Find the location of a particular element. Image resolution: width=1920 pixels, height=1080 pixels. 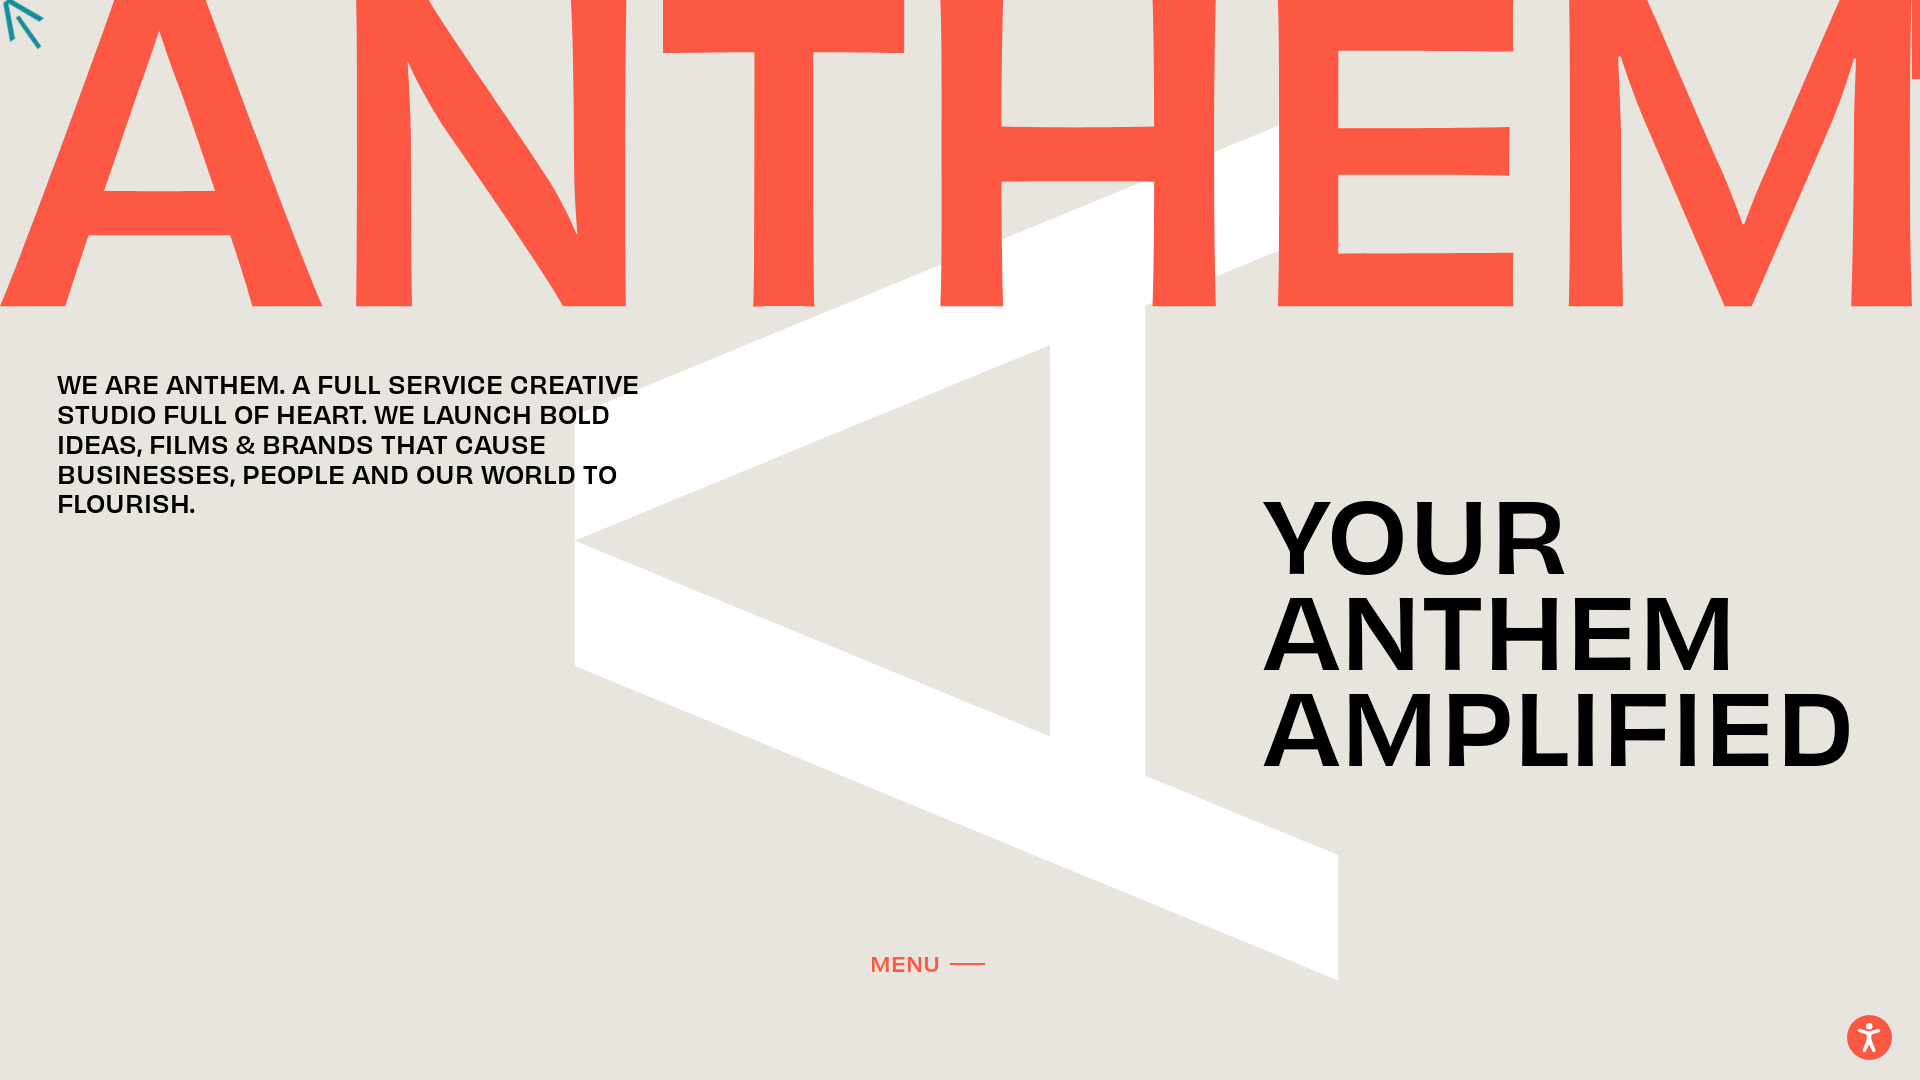

'MENU' is located at coordinates (926, 959).